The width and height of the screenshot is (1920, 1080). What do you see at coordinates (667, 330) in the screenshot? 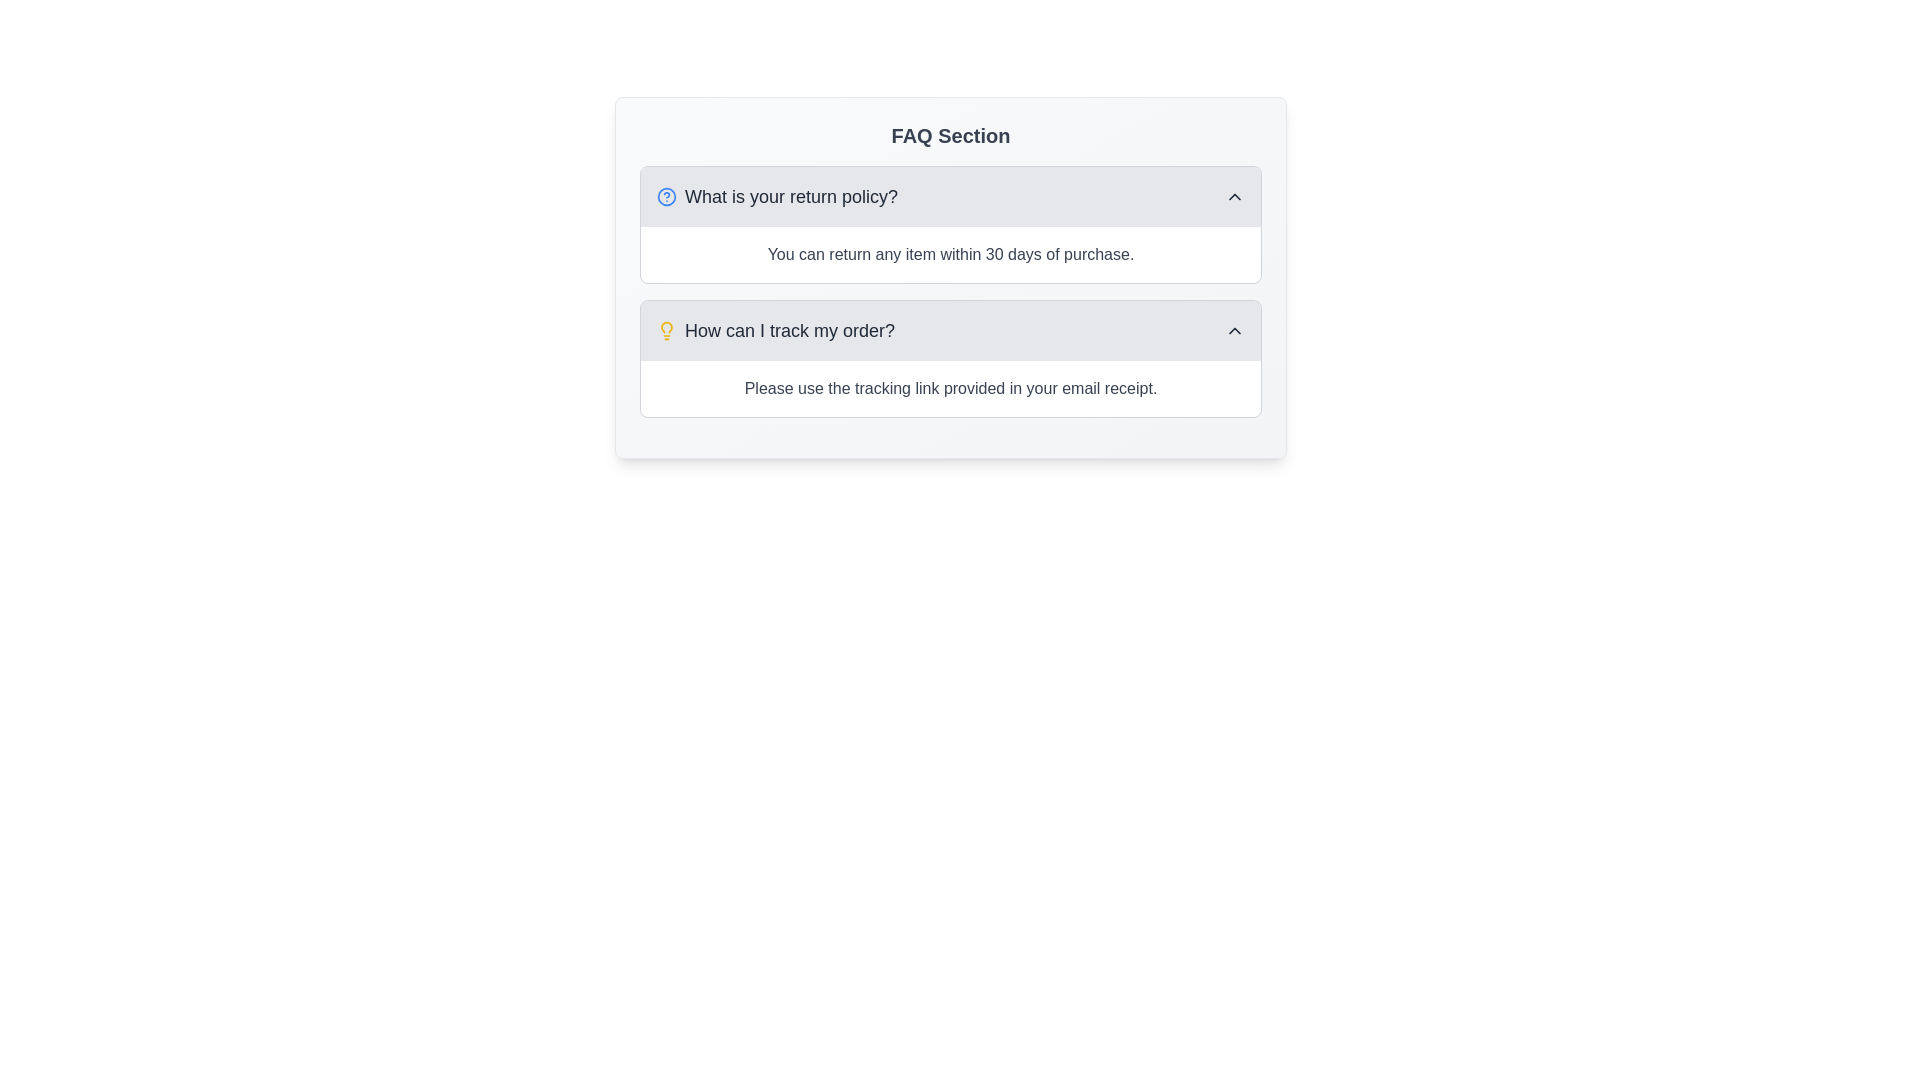
I see `the lightbulb icon in the FAQ section, which is positioned to the left of the text 'How can I track my order?'` at bounding box center [667, 330].